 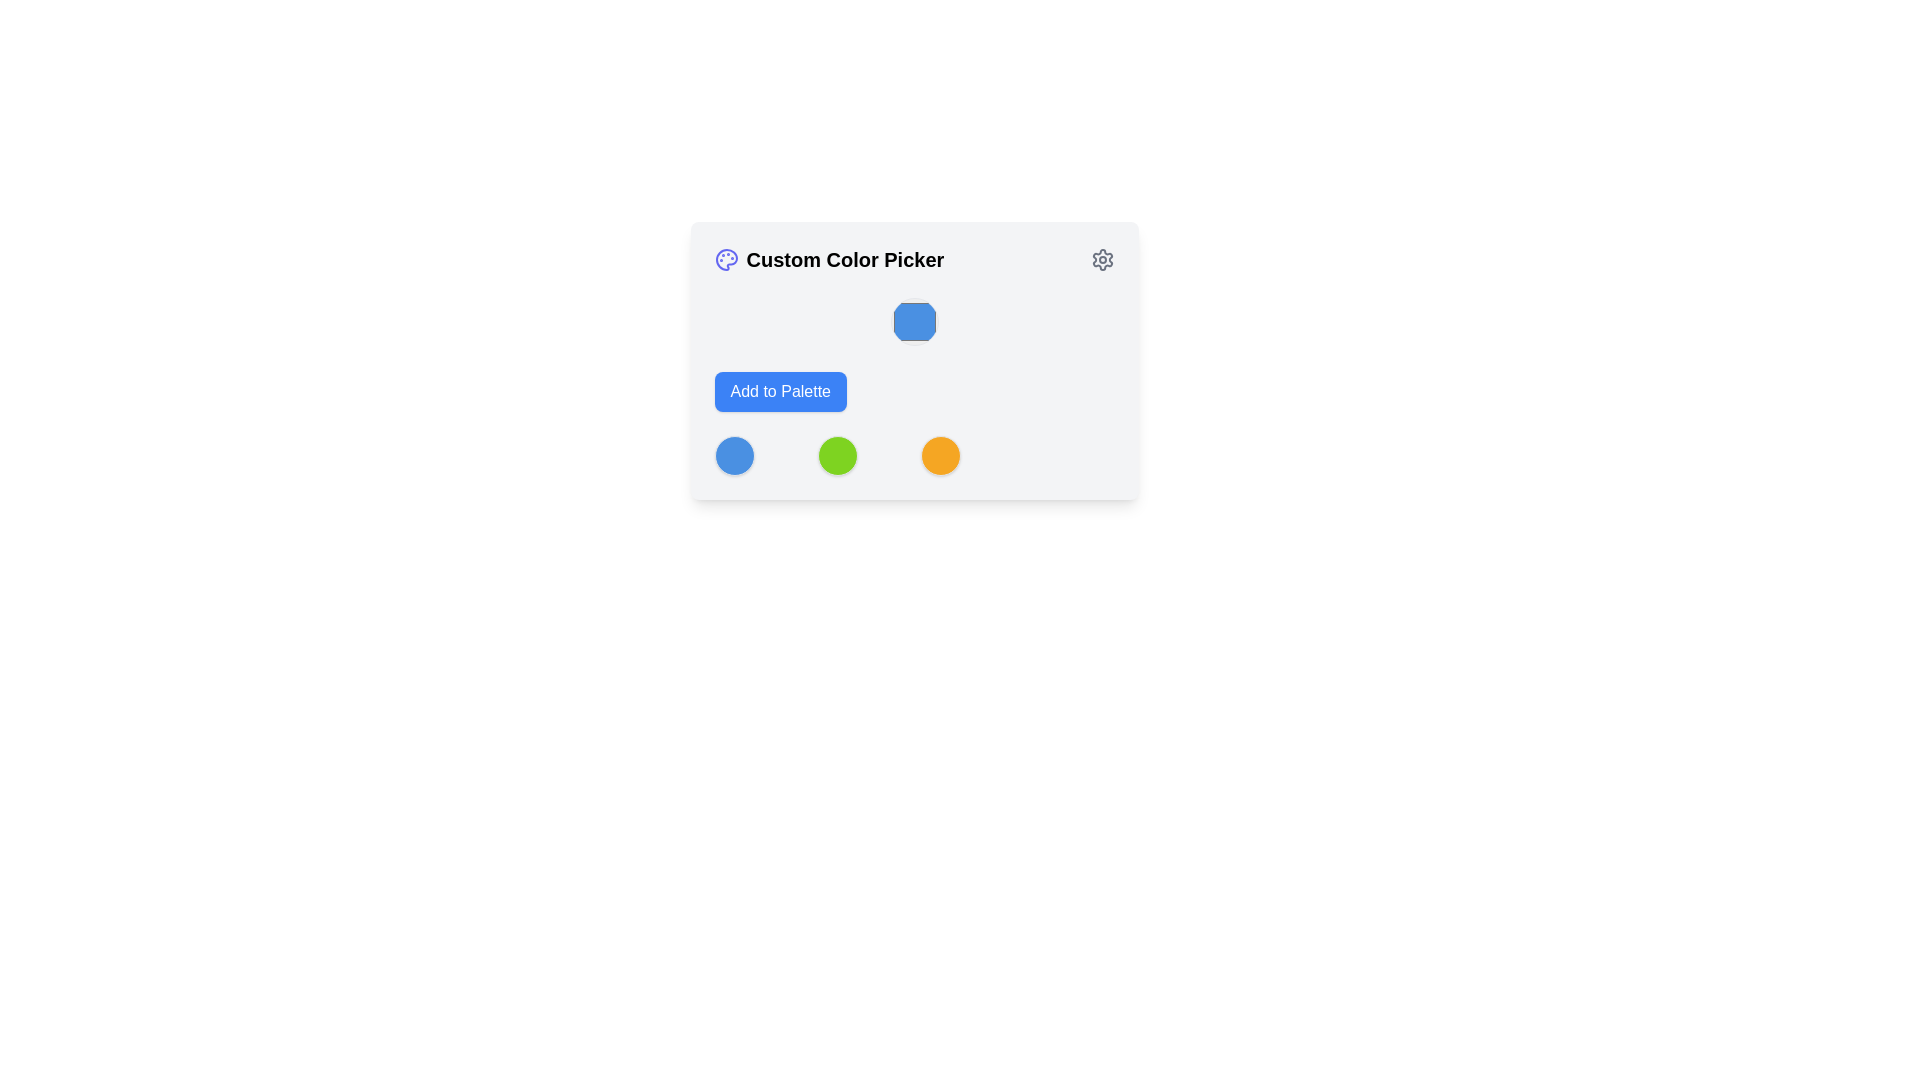 What do you see at coordinates (1101, 258) in the screenshot?
I see `the gear-shaped icon` at bounding box center [1101, 258].